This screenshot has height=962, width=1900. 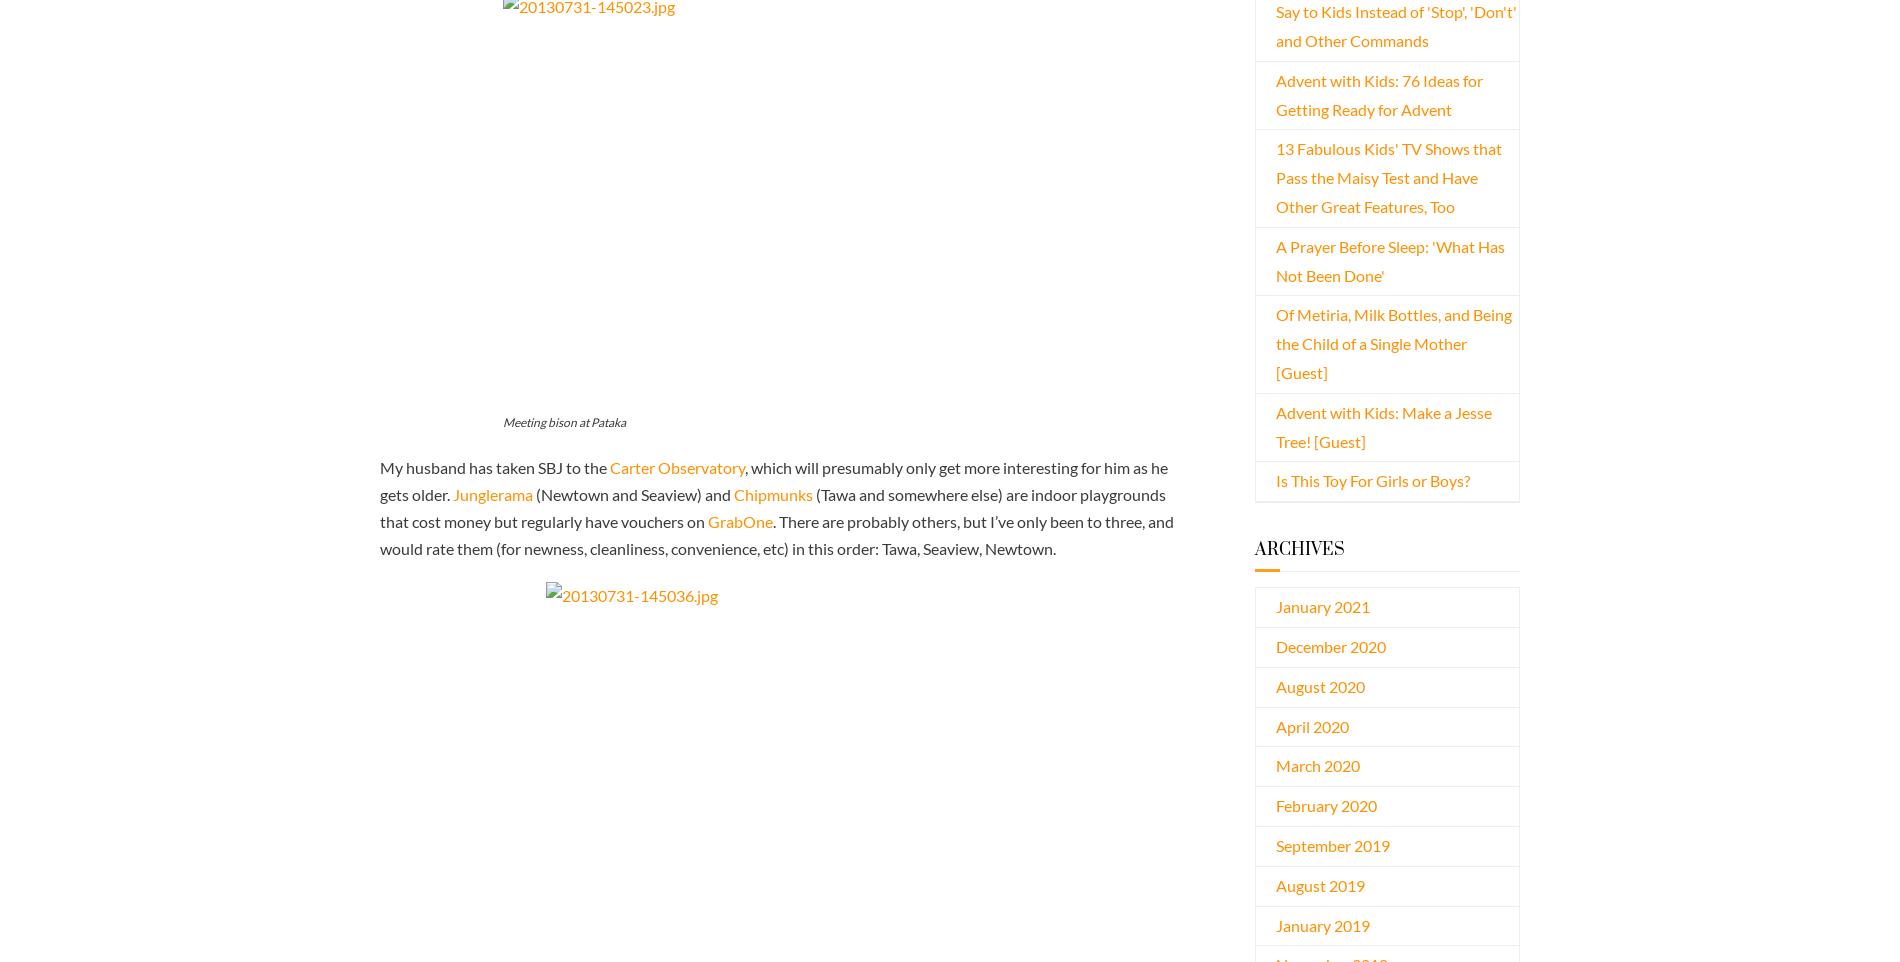 What do you see at coordinates (1325, 804) in the screenshot?
I see `'February 2020'` at bounding box center [1325, 804].